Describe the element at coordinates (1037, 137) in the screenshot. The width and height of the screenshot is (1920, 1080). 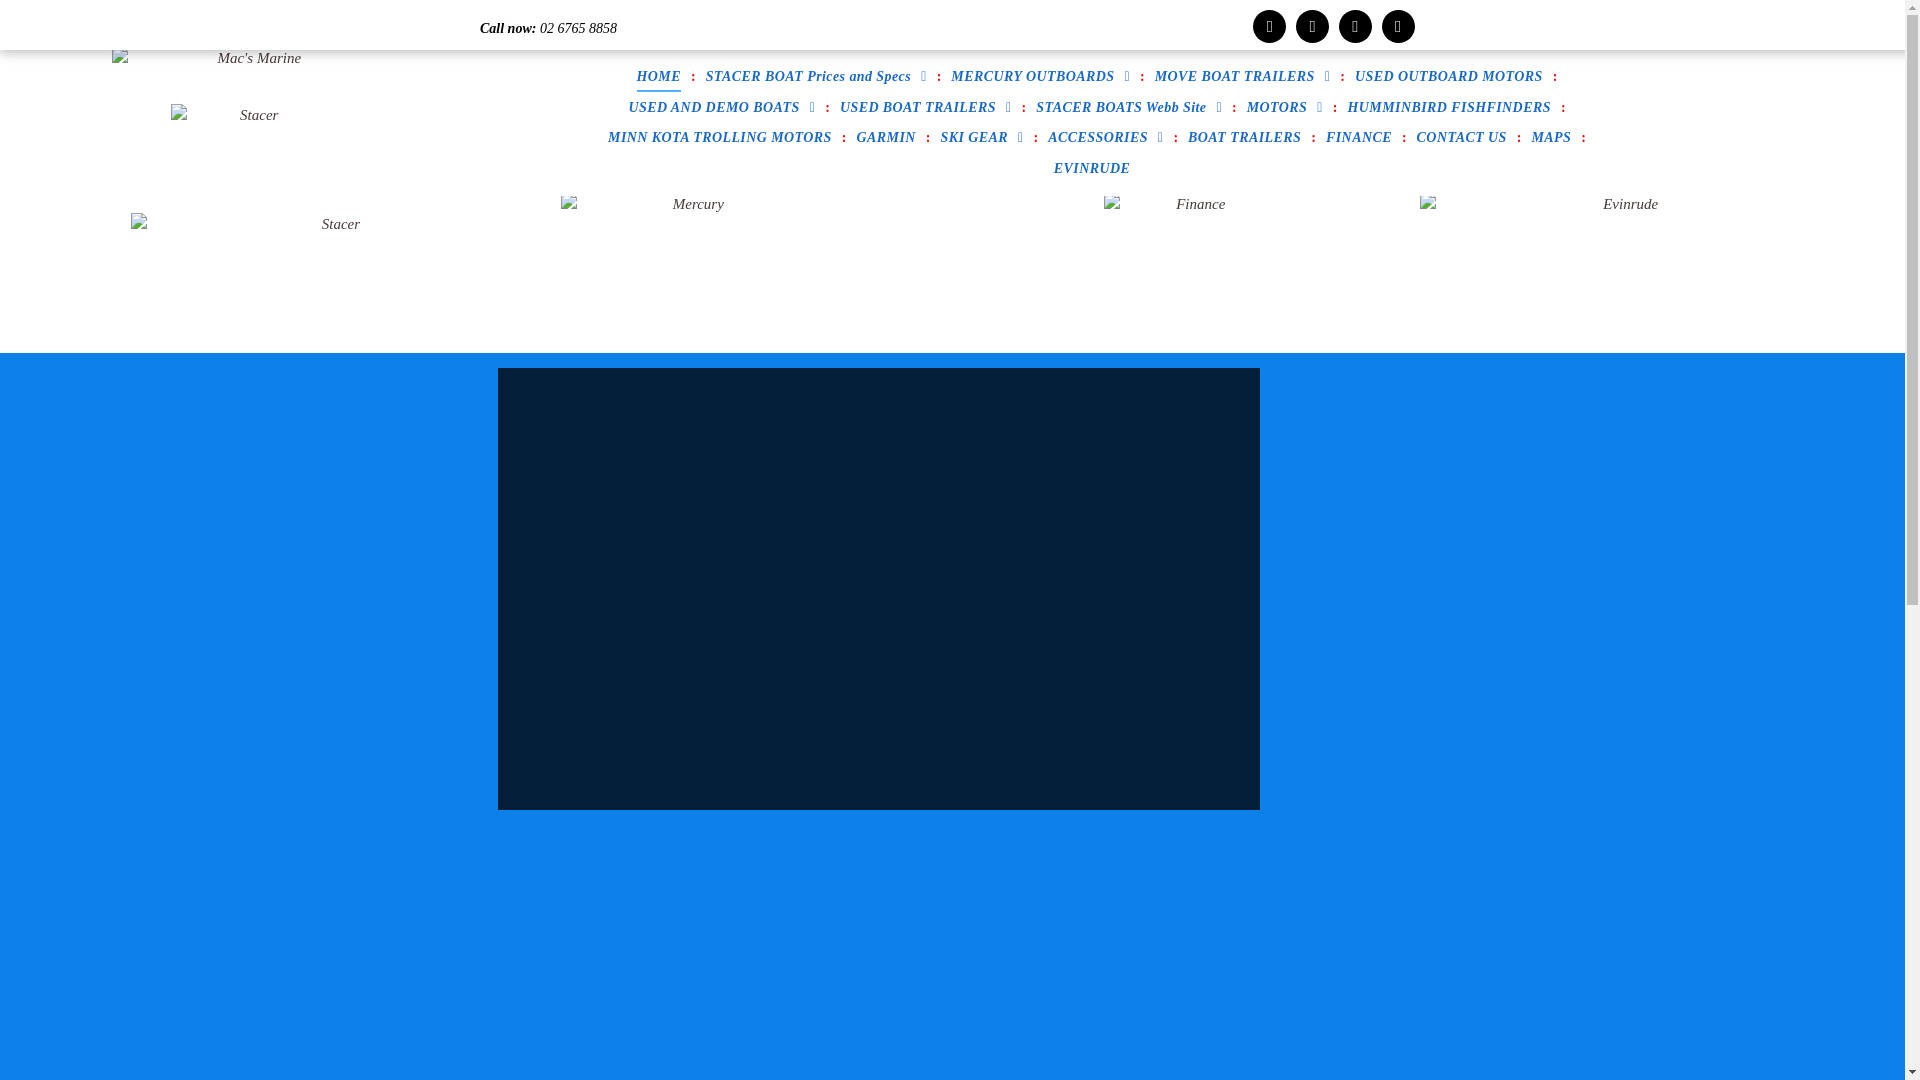
I see `'ACCESSORIES'` at that location.